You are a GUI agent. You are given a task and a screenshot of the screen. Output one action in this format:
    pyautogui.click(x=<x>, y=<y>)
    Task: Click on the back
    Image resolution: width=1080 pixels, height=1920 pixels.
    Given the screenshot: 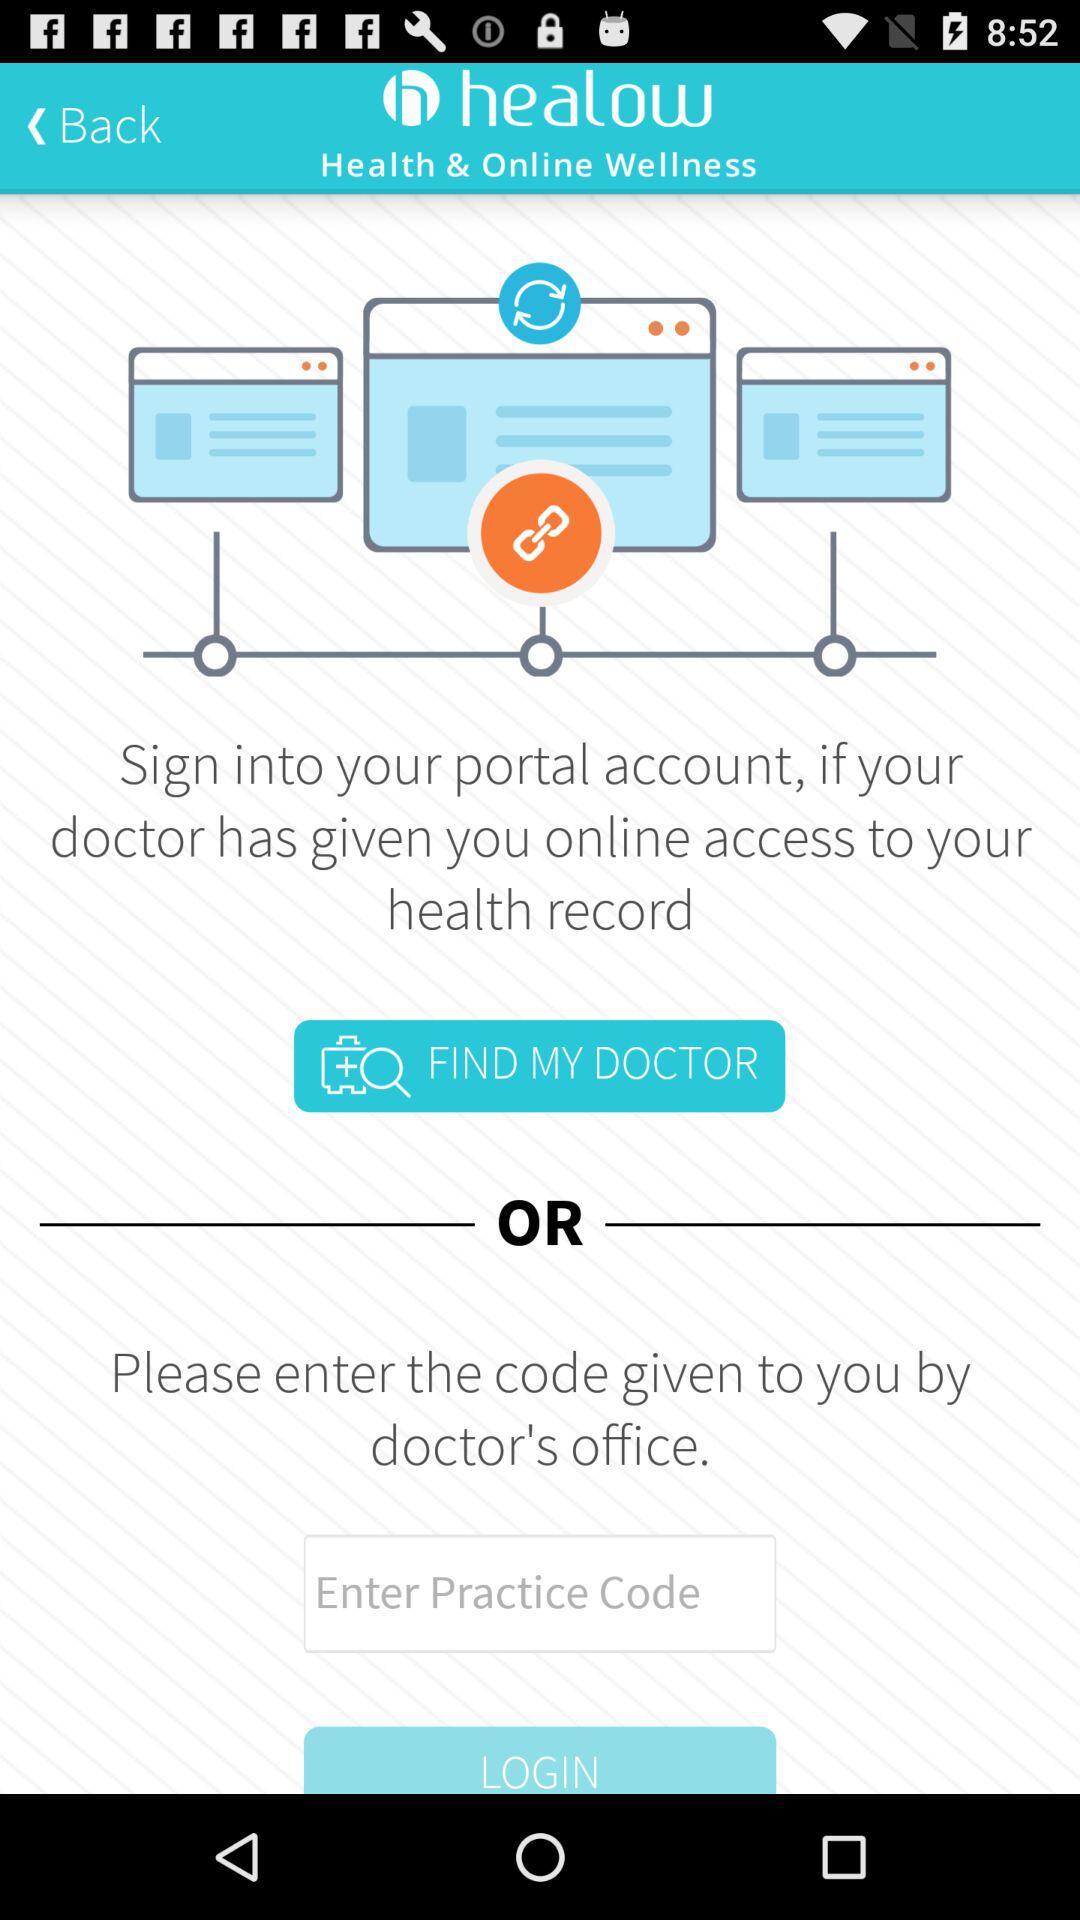 What is the action you would take?
    pyautogui.click(x=93, y=124)
    